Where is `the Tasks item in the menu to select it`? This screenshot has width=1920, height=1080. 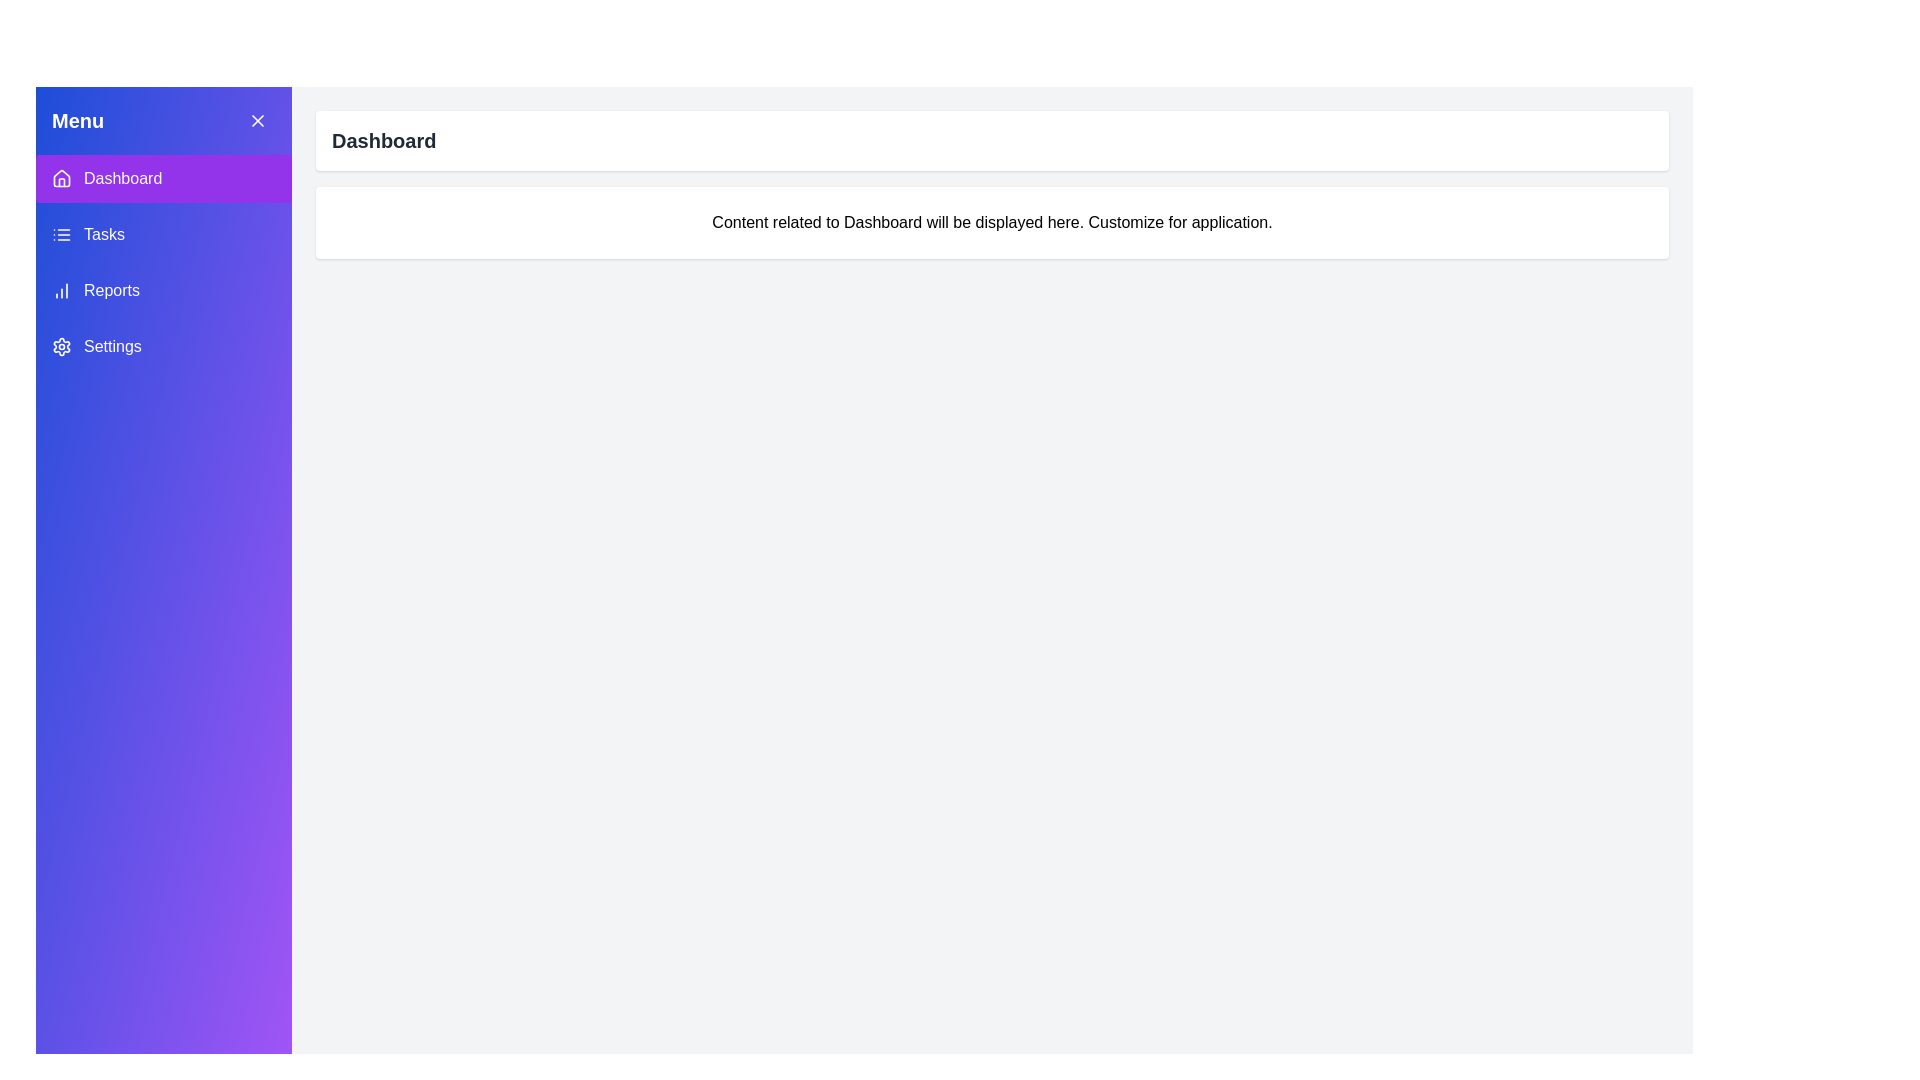 the Tasks item in the menu to select it is located at coordinates (163, 234).